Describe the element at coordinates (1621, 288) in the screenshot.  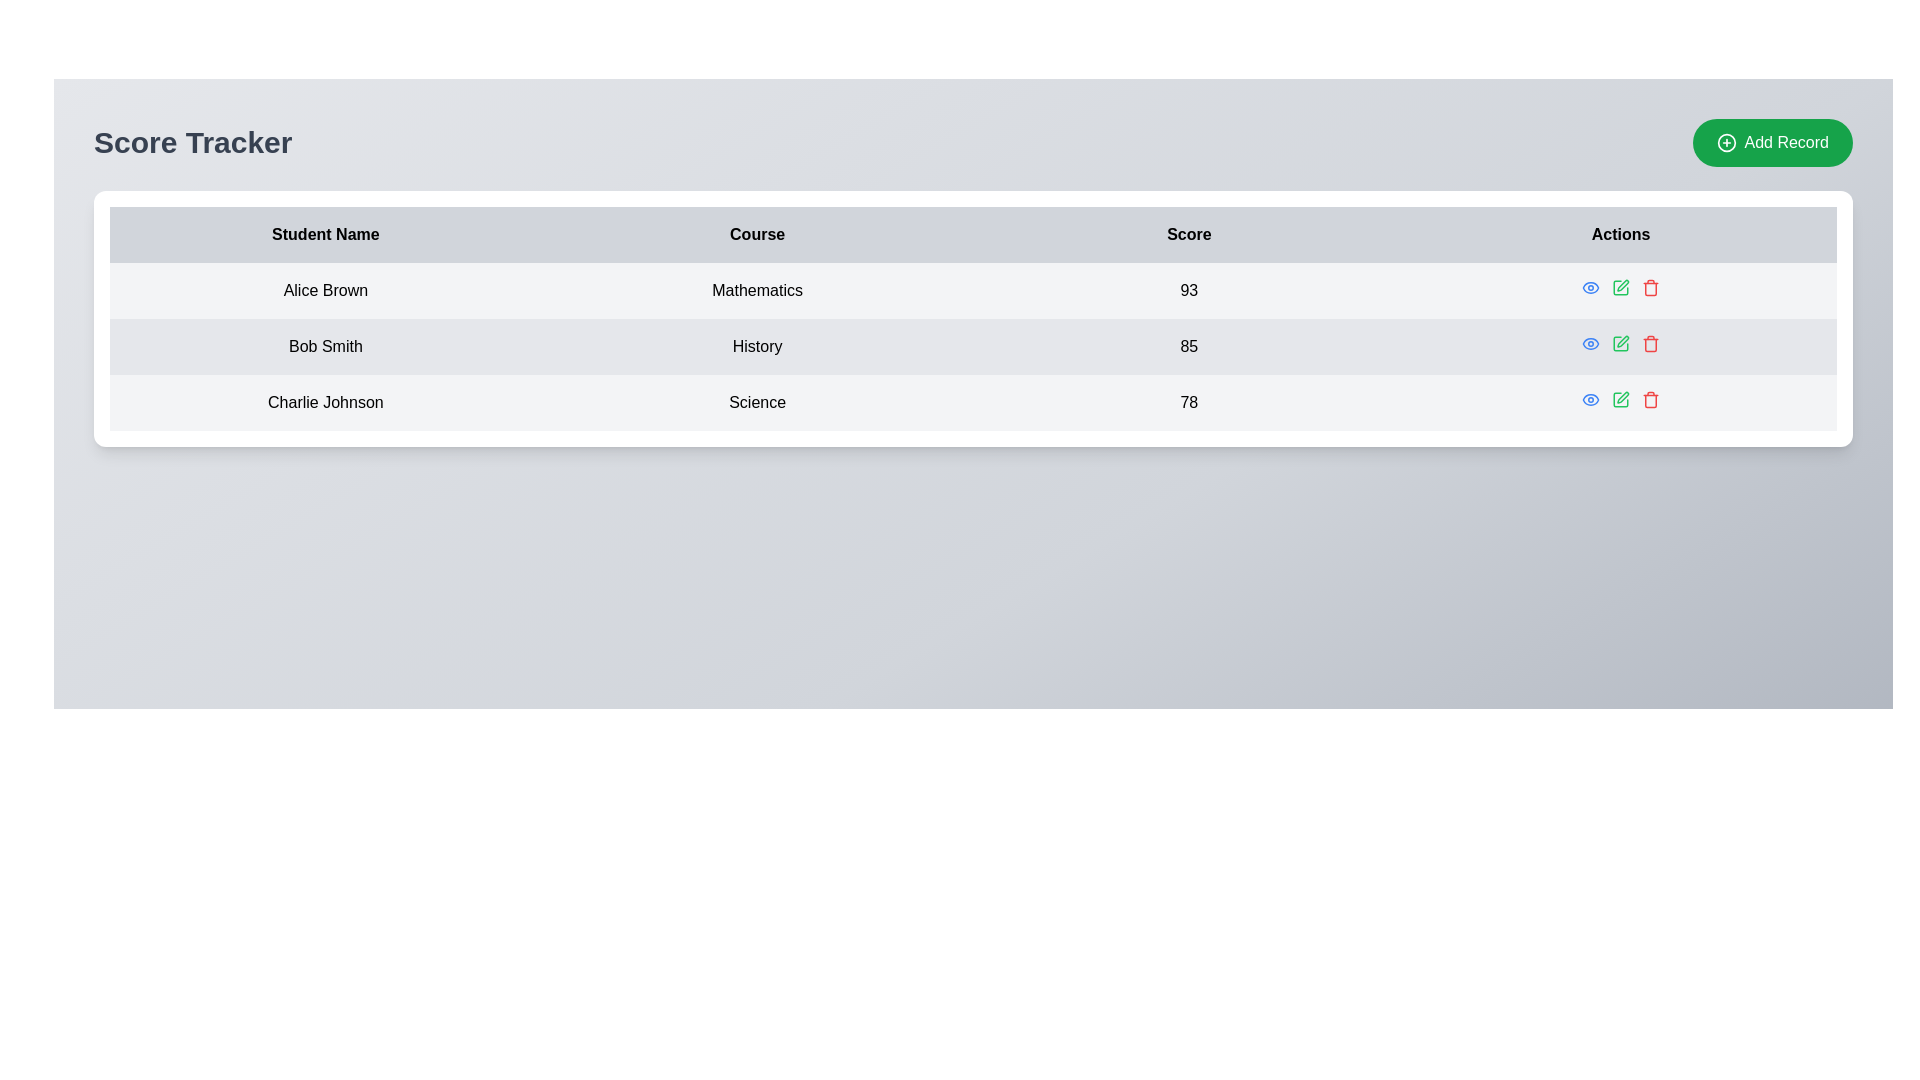
I see `the edit icon button in the 'Actions' column of the table for the student 'Bob Smith'` at that location.